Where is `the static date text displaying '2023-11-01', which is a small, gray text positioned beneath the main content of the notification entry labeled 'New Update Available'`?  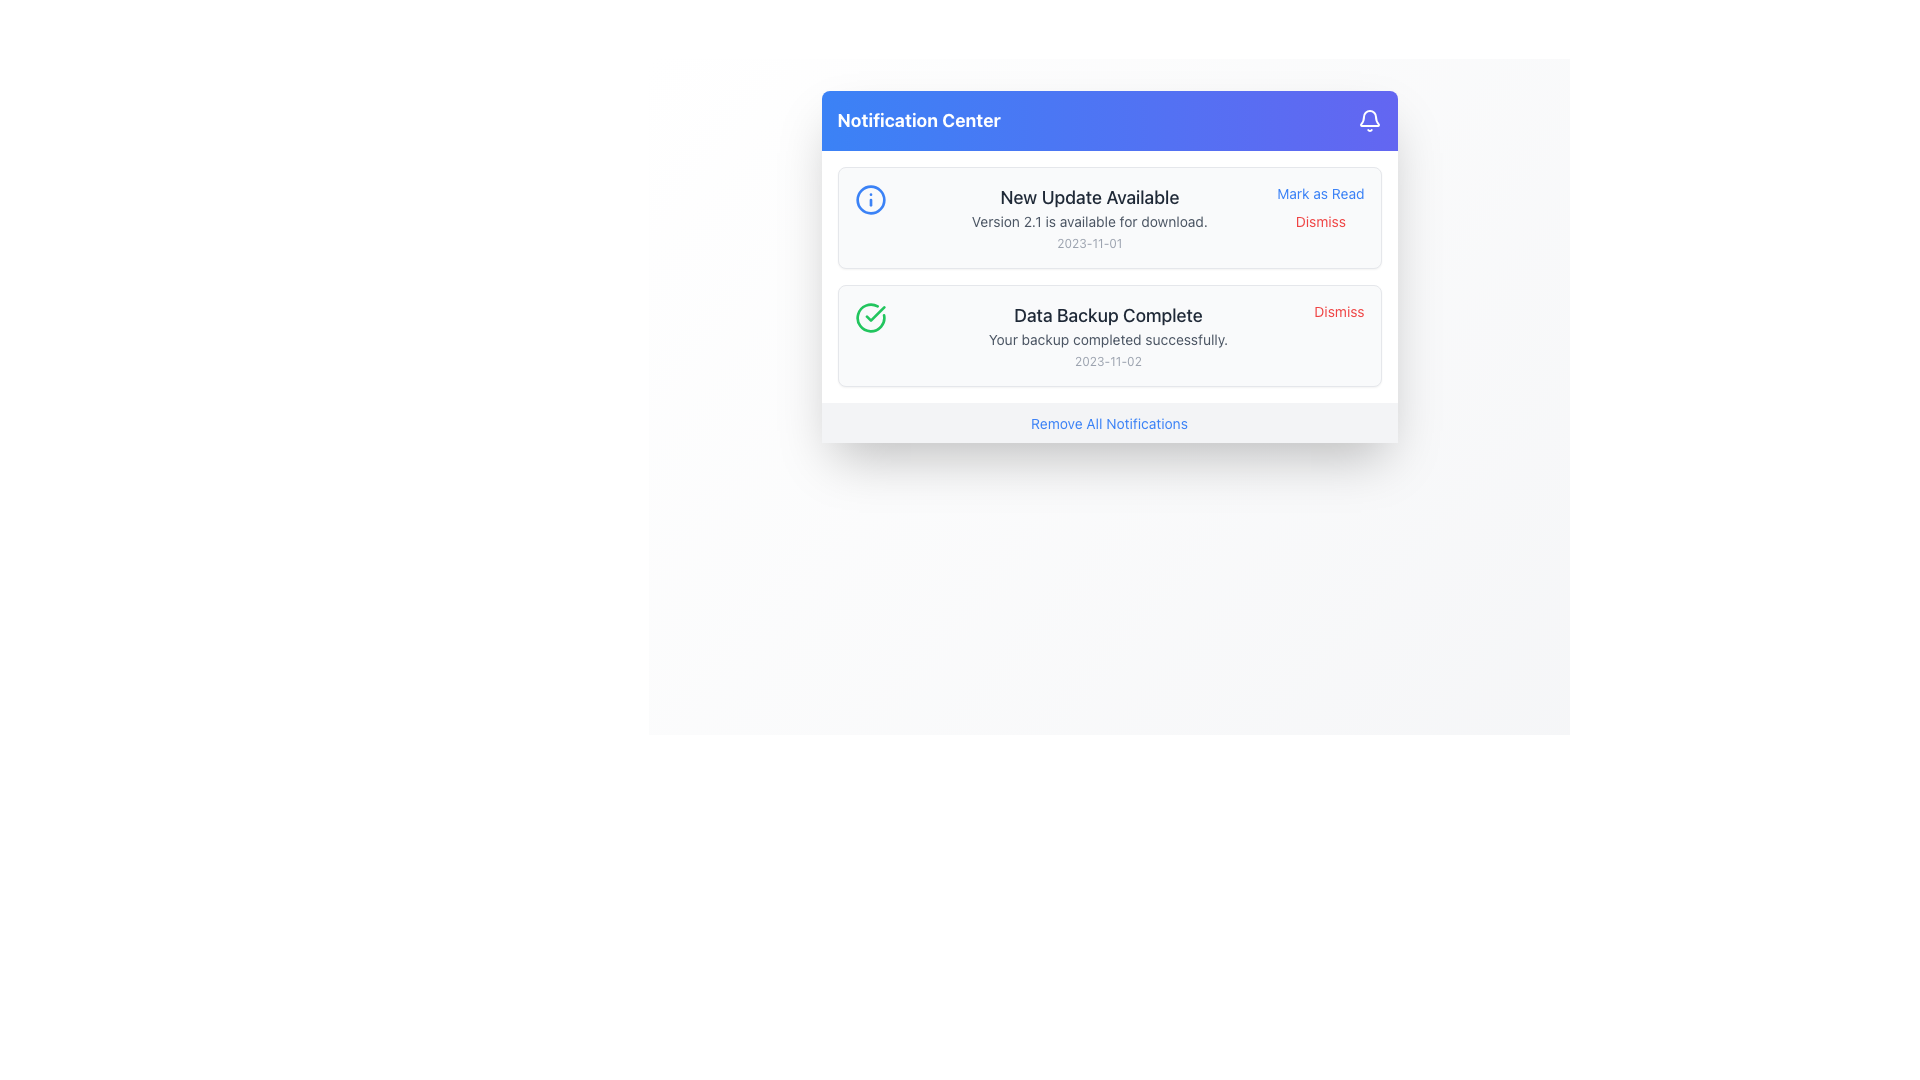
the static date text displaying '2023-11-01', which is a small, gray text positioned beneath the main content of the notification entry labeled 'New Update Available' is located at coordinates (1088, 242).